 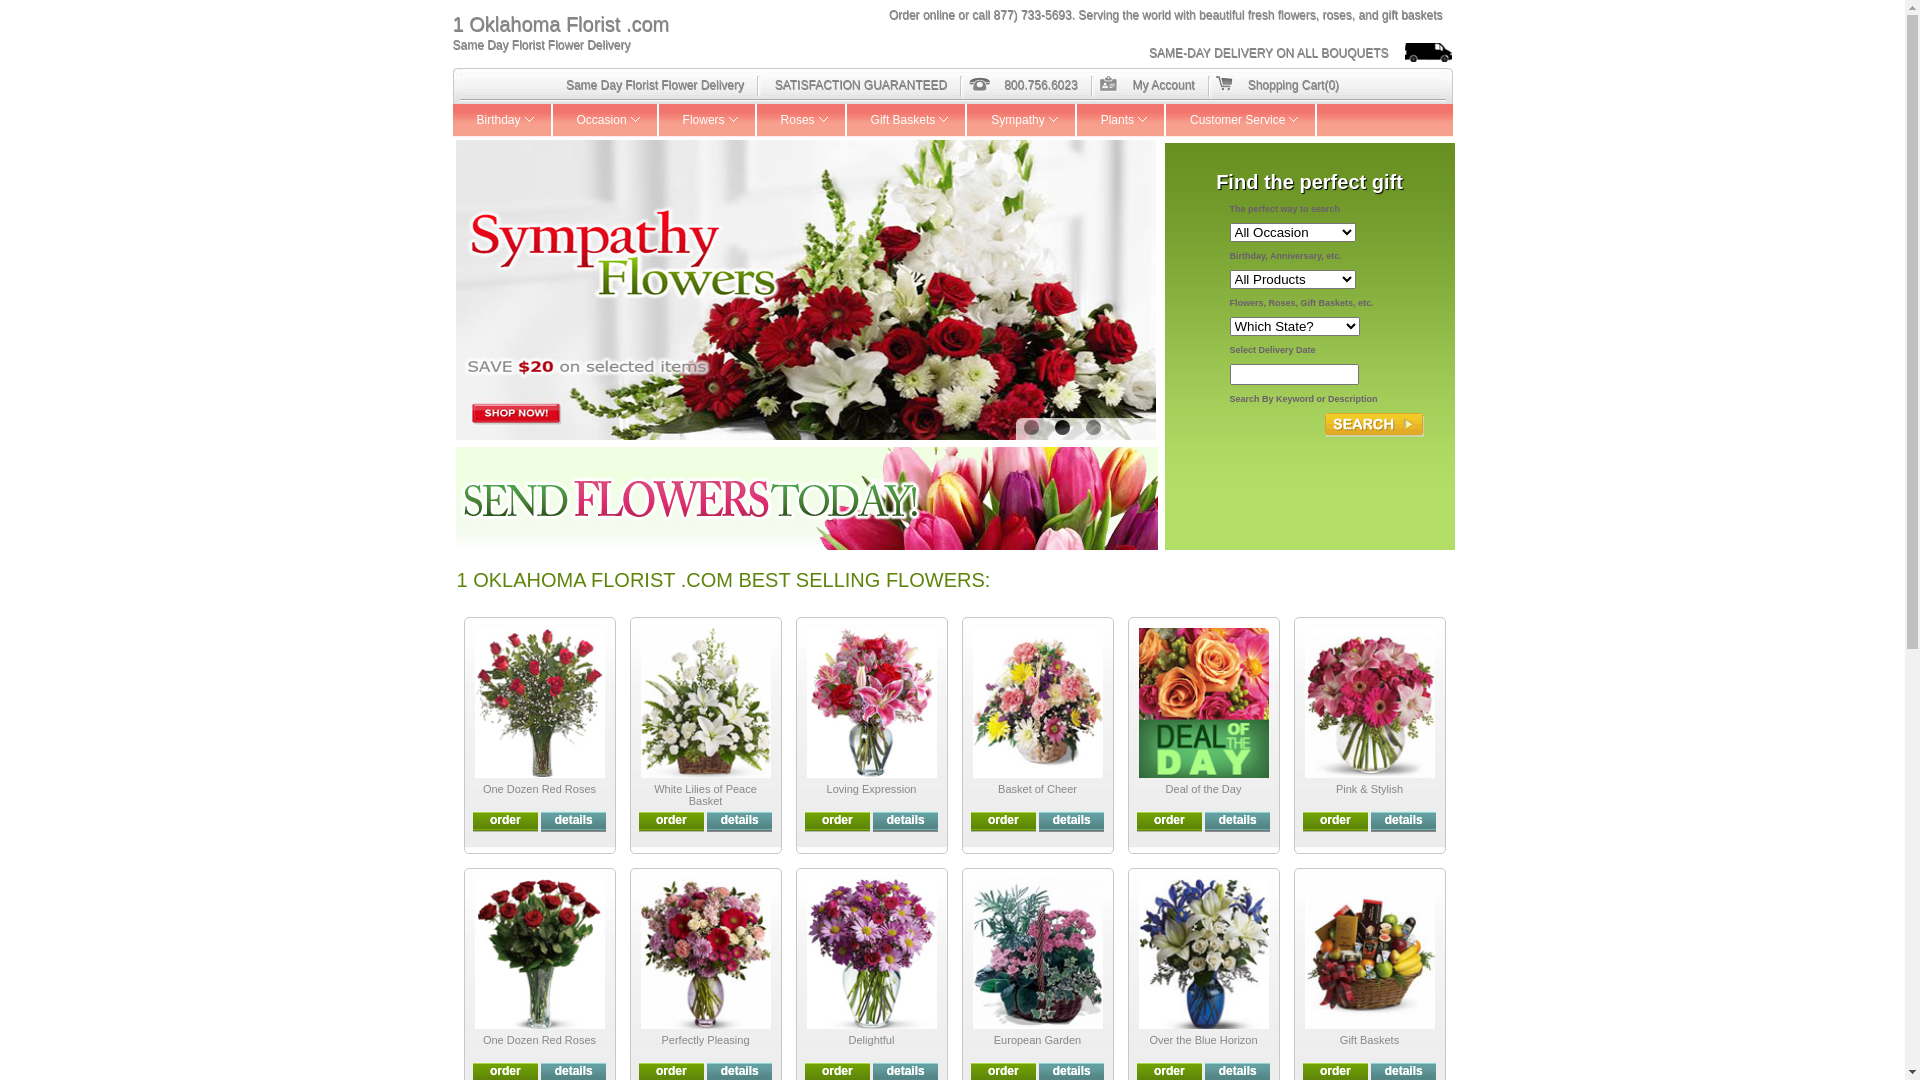 What do you see at coordinates (801, 119) in the screenshot?
I see `'Roses'` at bounding box center [801, 119].